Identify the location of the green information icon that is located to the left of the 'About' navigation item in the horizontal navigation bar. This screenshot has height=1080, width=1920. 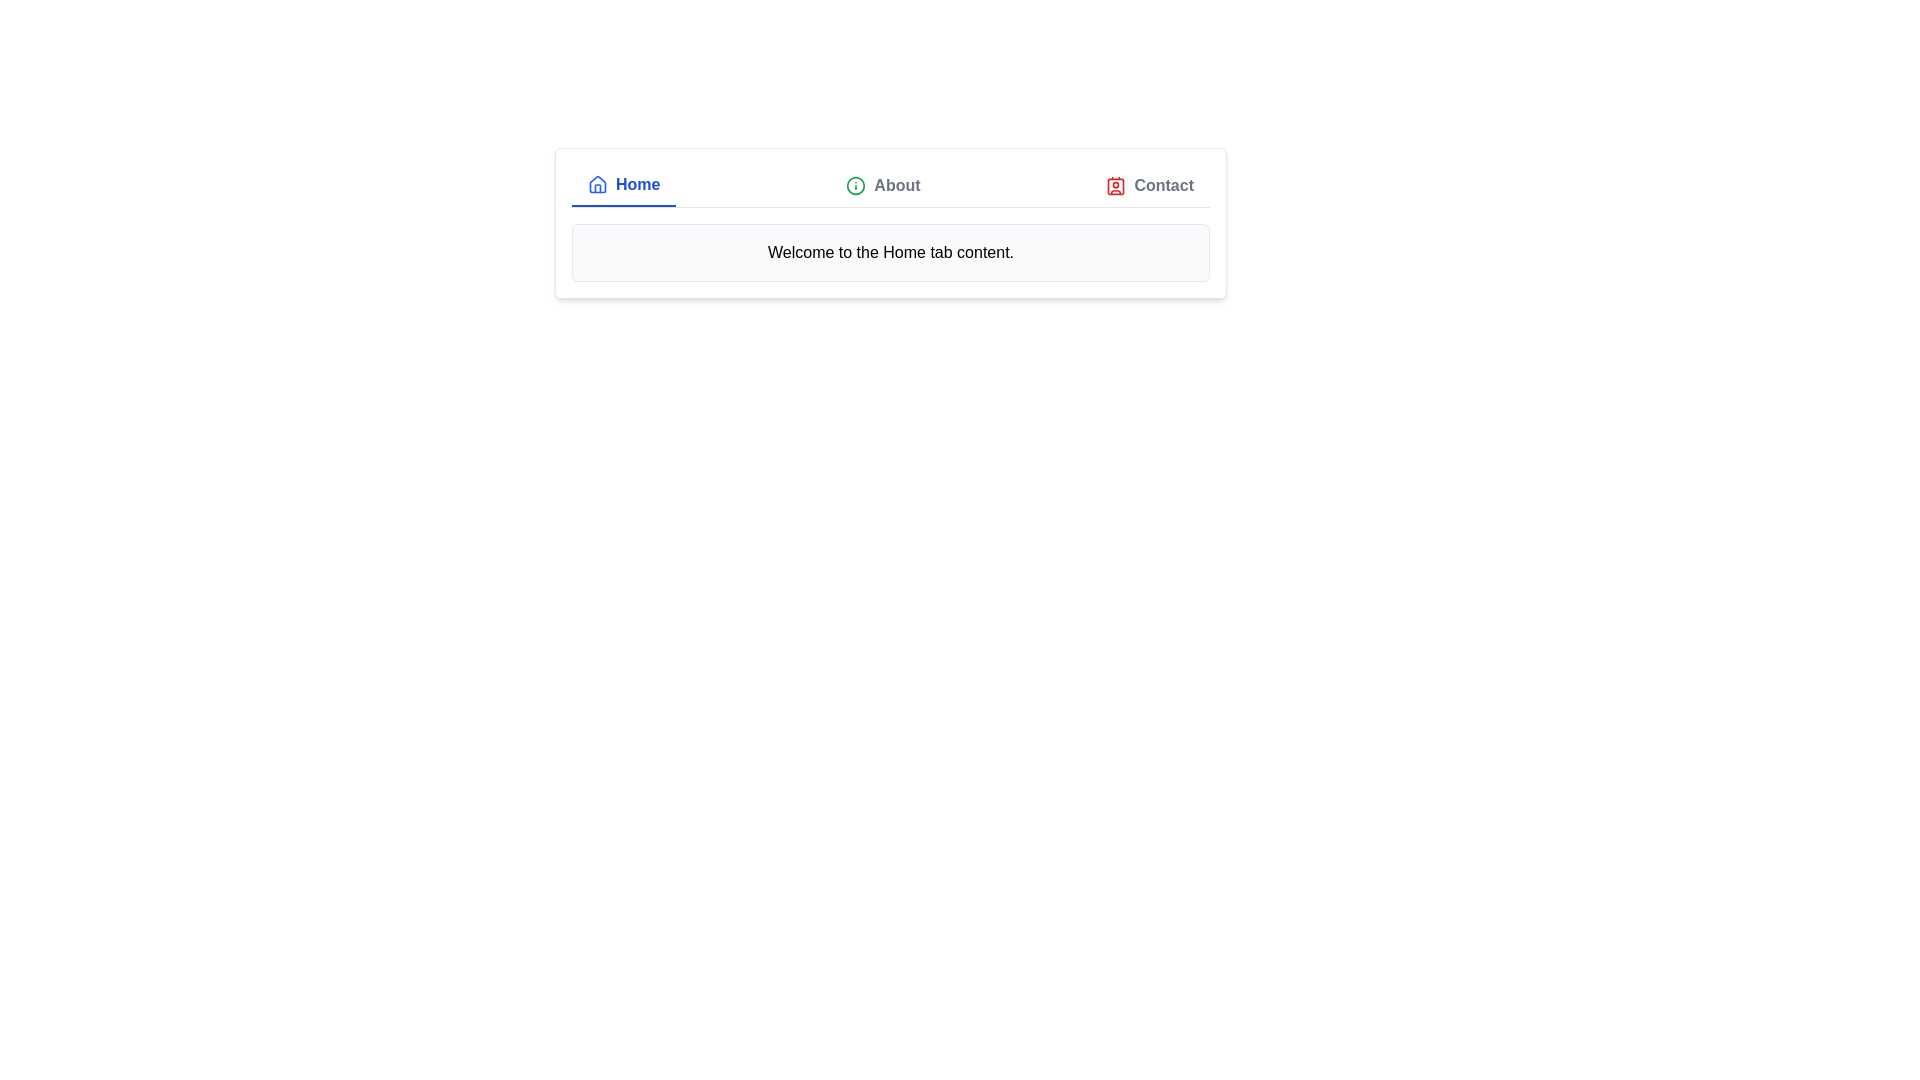
(856, 185).